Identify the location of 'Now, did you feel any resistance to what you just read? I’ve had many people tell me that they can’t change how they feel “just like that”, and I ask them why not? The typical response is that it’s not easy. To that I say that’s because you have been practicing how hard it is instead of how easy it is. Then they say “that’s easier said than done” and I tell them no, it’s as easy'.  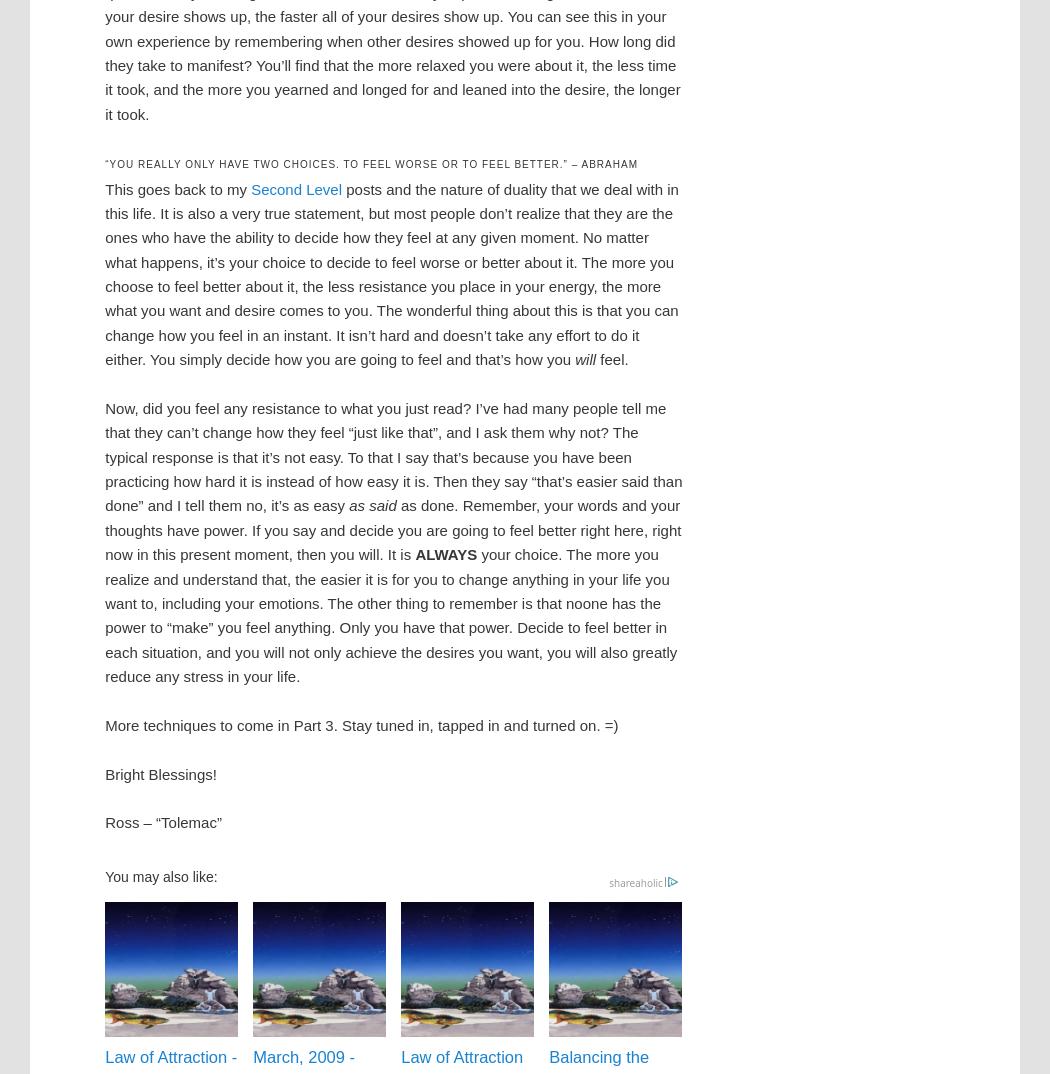
(105, 455).